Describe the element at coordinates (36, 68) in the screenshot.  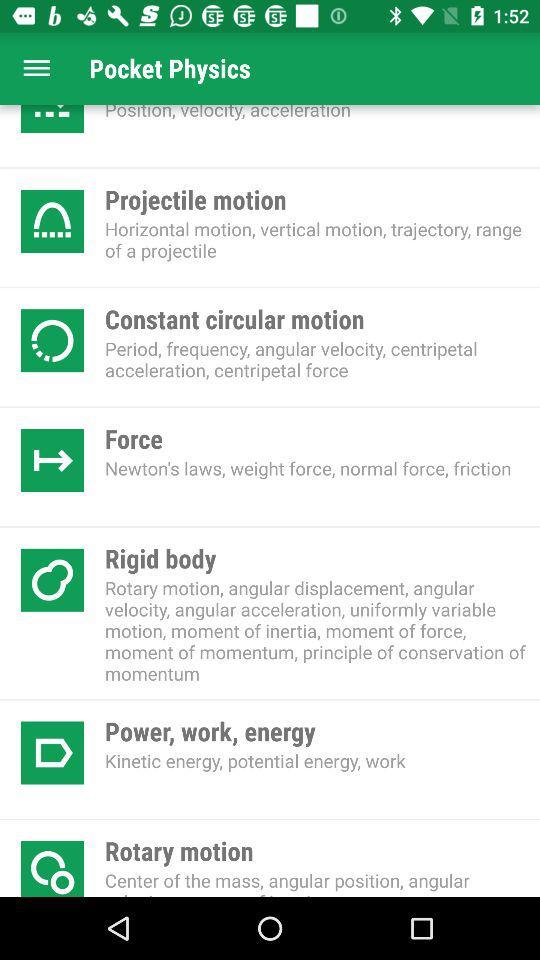
I see `shows the main menu` at that location.